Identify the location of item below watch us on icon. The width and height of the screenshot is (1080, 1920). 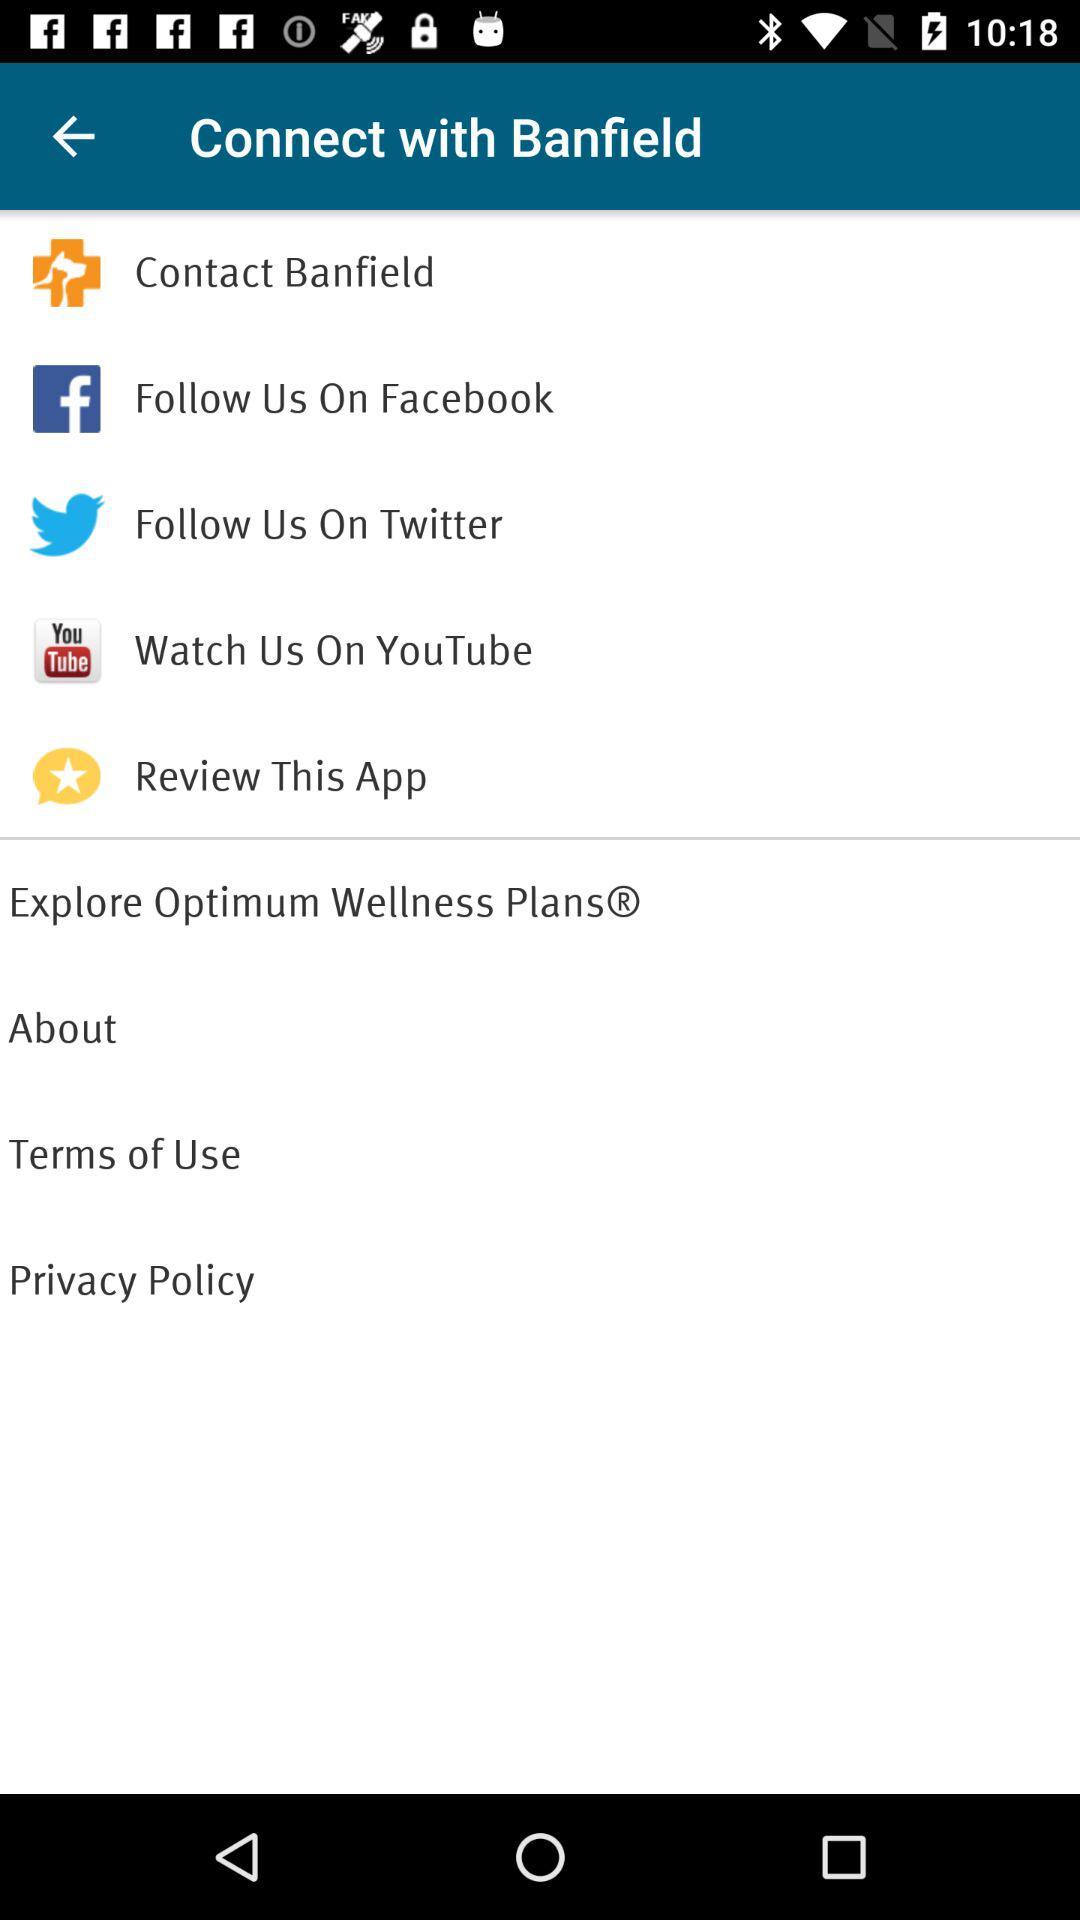
(601, 776).